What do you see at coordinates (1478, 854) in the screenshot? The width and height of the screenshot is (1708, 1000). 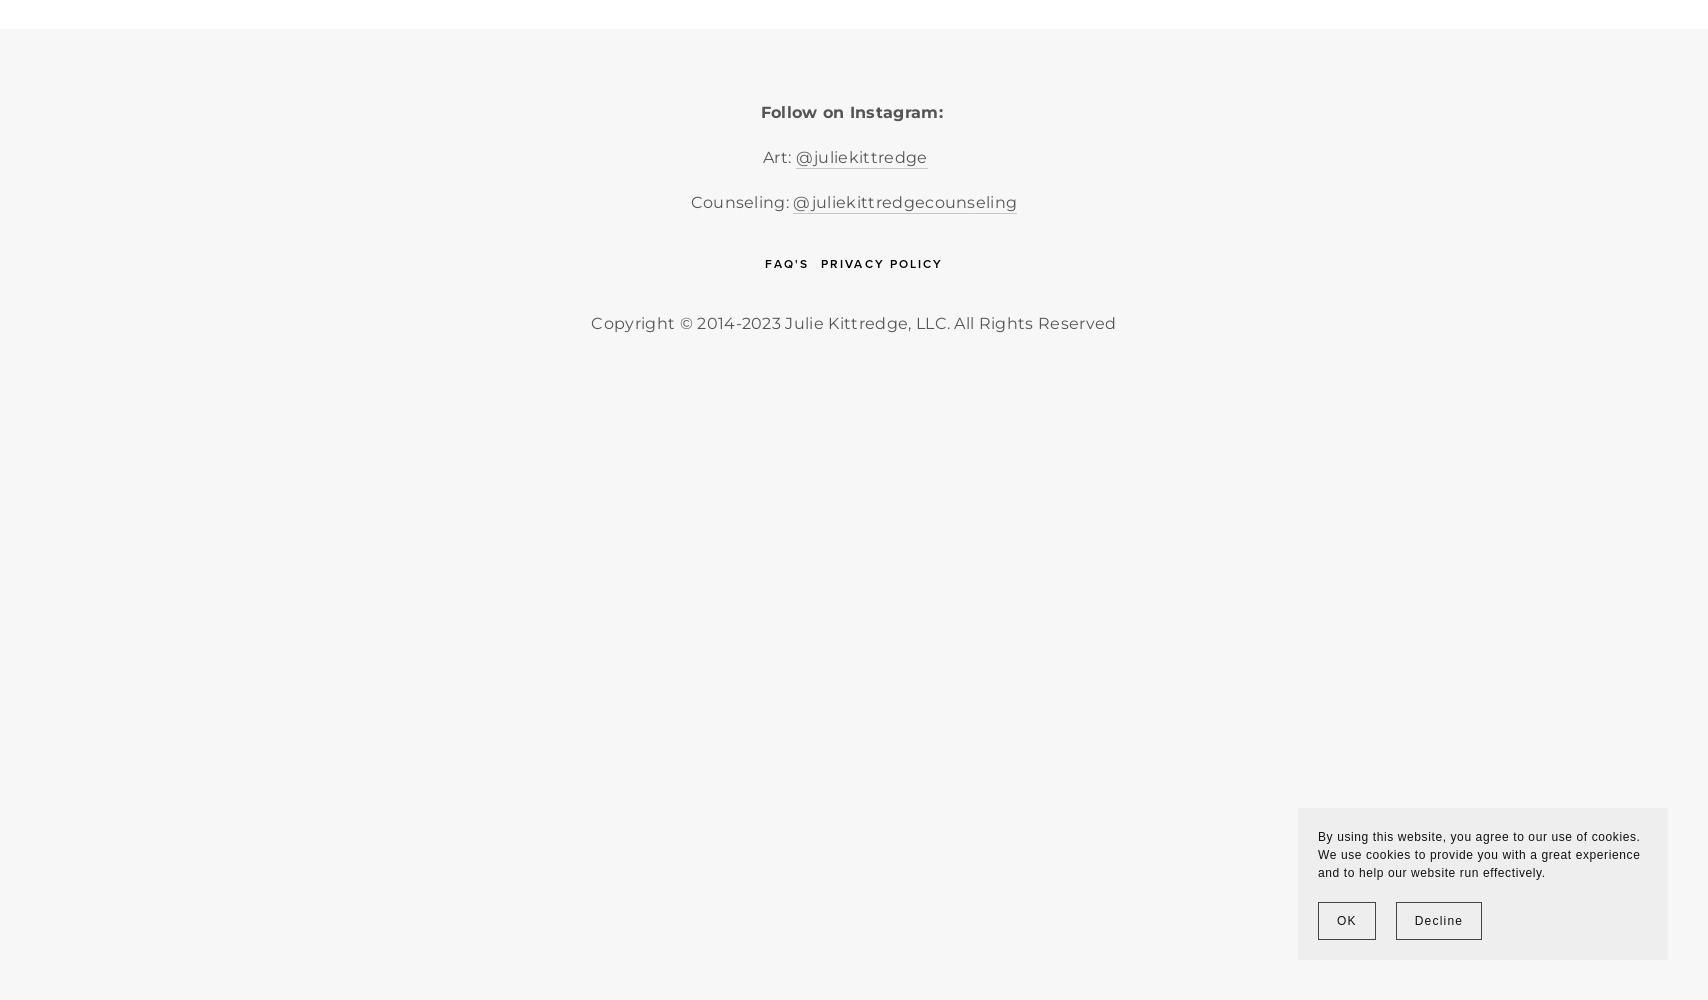 I see `'By using this website, you agree to our use of cookies. We use cookies to provide you with a great experience and to help our website run effectively.'` at bounding box center [1478, 854].